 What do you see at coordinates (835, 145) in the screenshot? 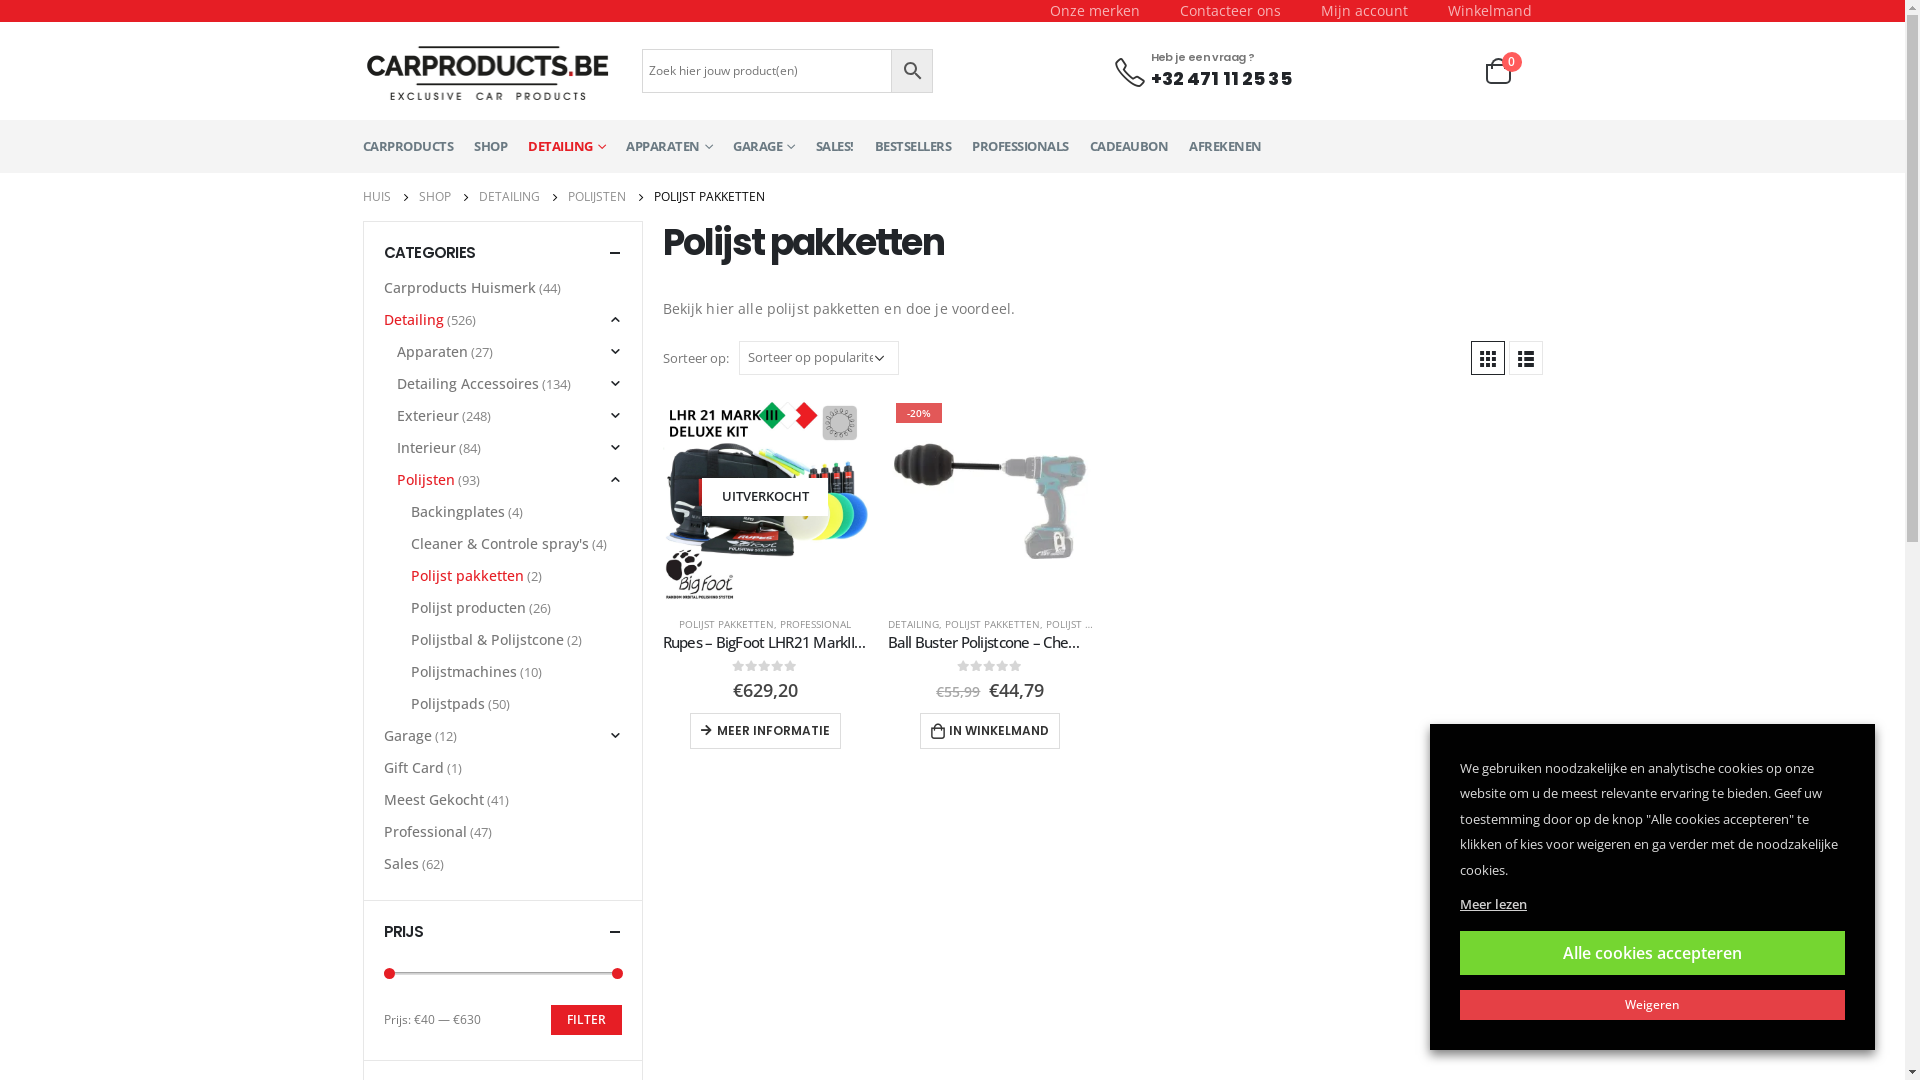
I see `'SALES!'` at bounding box center [835, 145].